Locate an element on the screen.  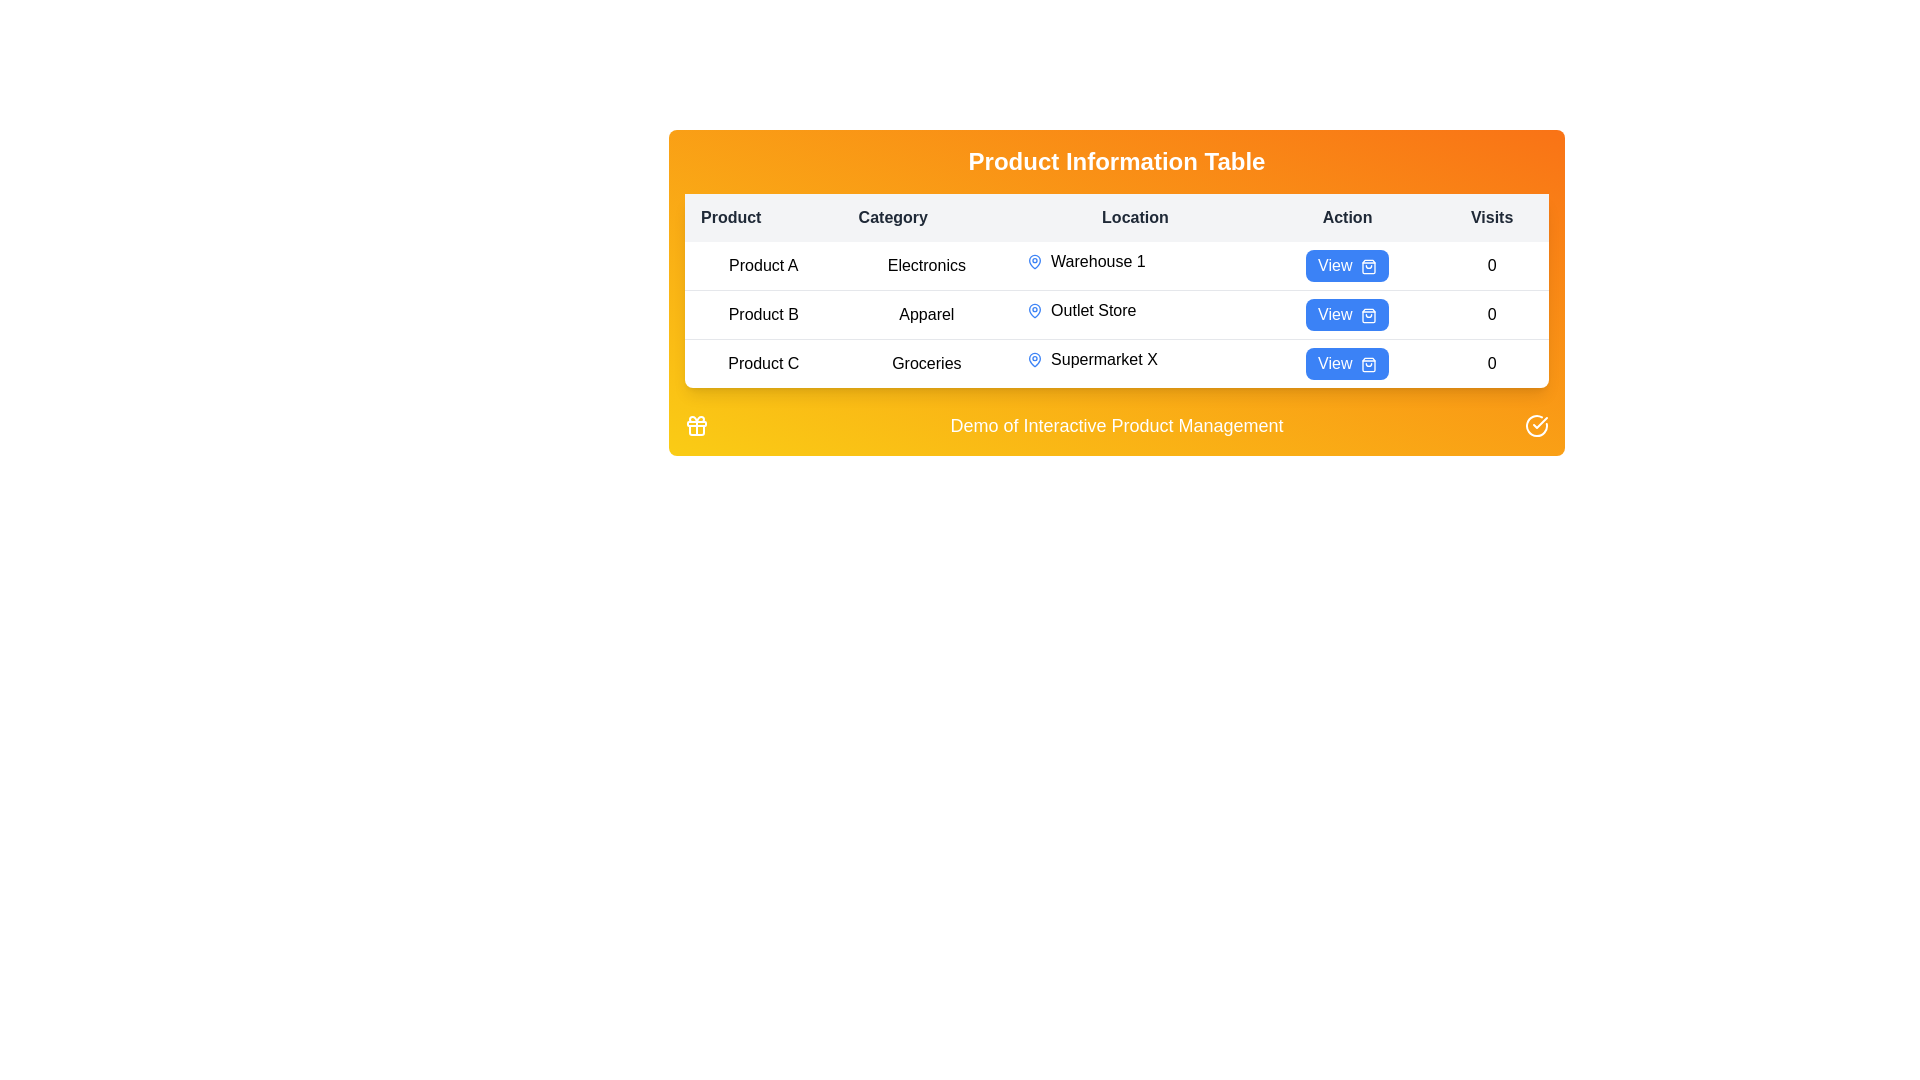
the location marker icon representing 'Product C' in the 'Location' column, adjacent to 'Supermarket X' is located at coordinates (1035, 358).